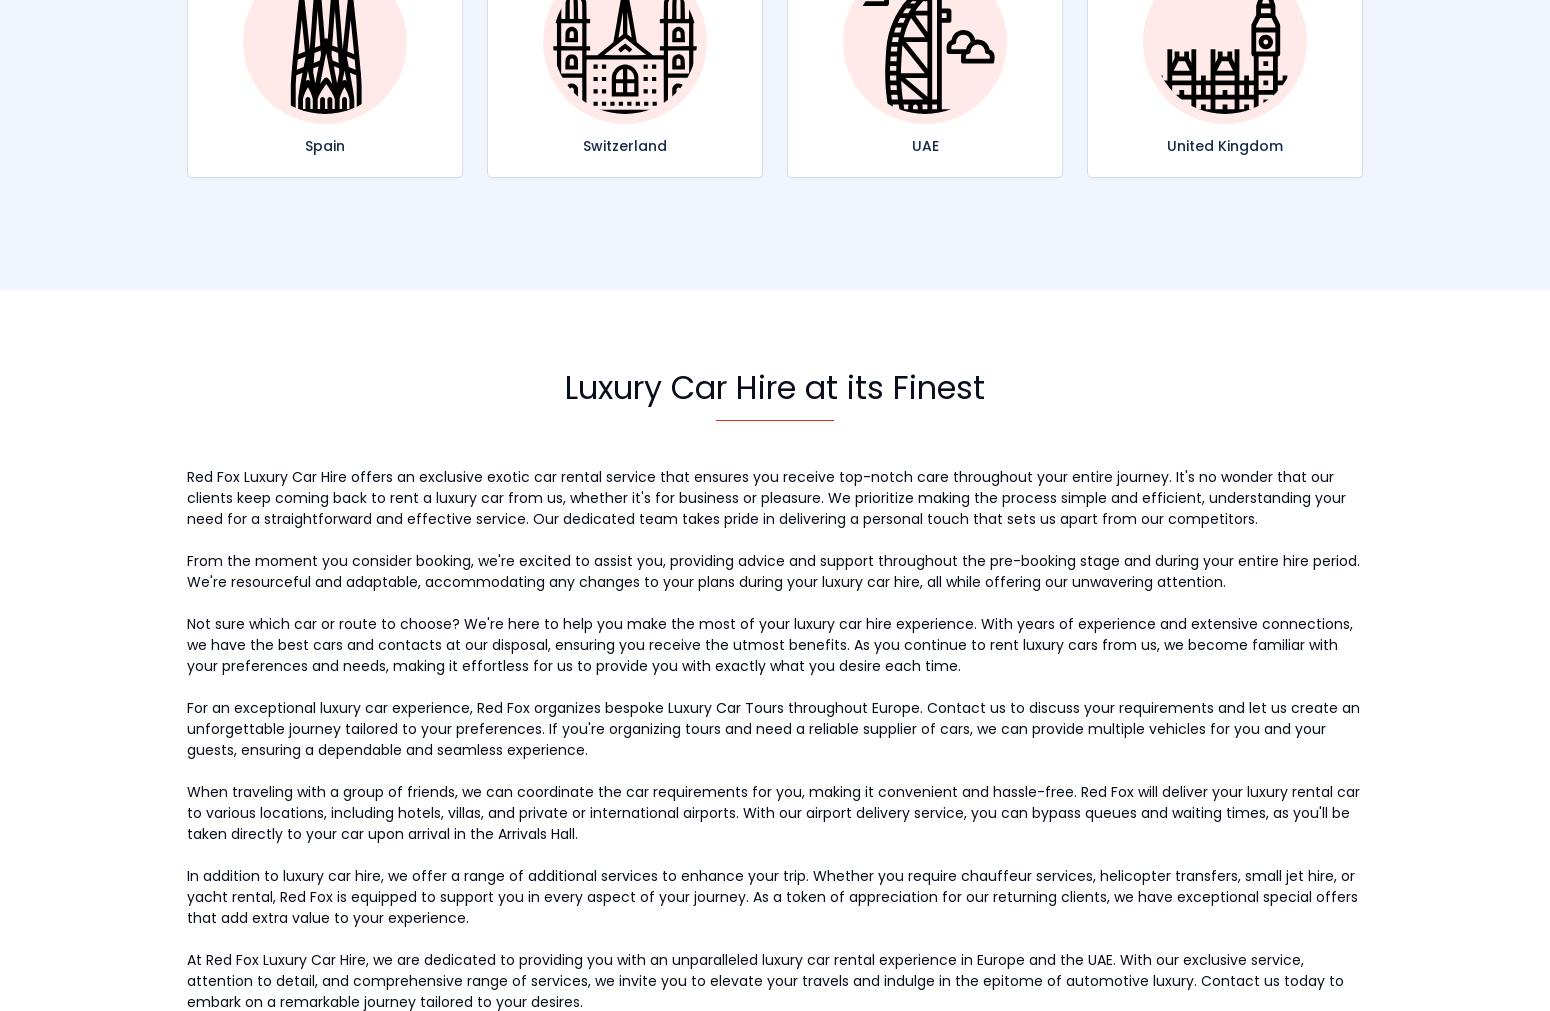  Describe the element at coordinates (910, 143) in the screenshot. I see `'UAE'` at that location.